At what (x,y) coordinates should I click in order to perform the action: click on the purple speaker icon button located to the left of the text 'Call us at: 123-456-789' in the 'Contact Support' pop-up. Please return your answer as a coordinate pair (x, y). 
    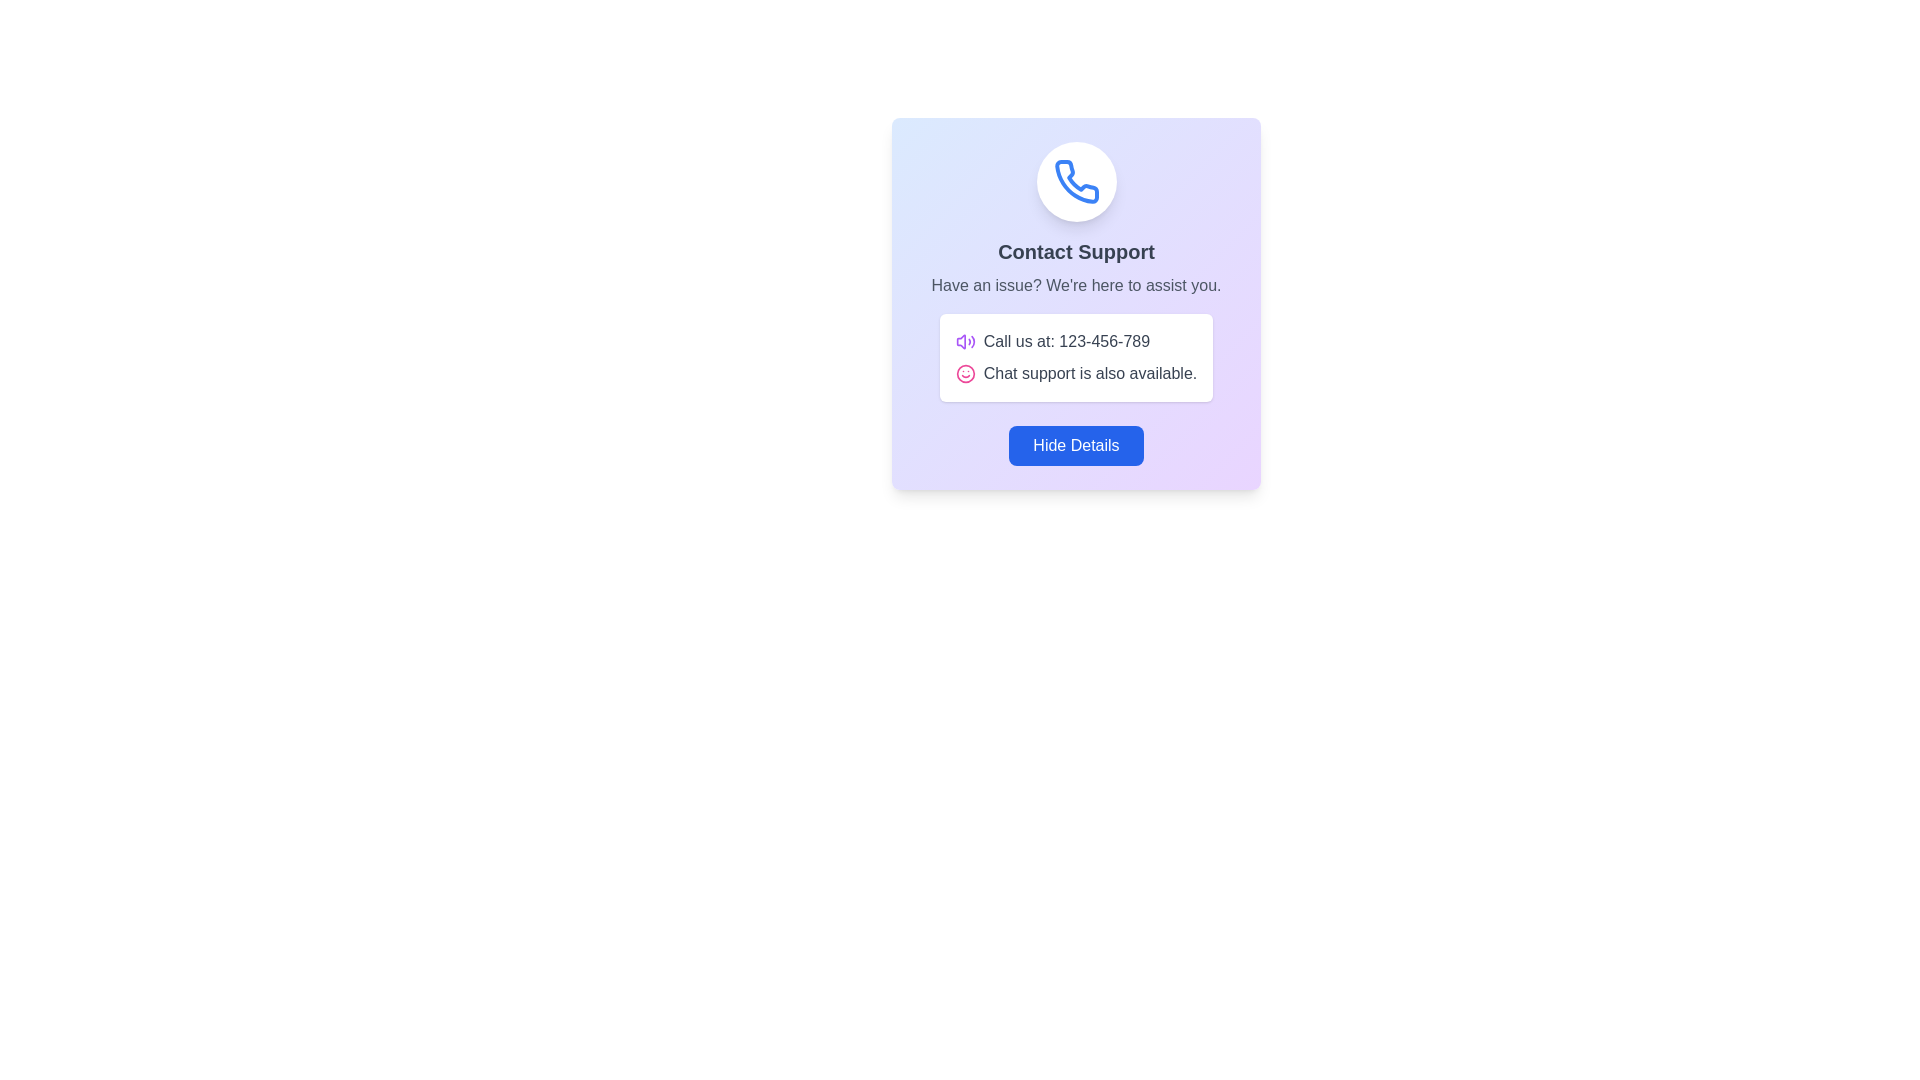
    Looking at the image, I should click on (965, 341).